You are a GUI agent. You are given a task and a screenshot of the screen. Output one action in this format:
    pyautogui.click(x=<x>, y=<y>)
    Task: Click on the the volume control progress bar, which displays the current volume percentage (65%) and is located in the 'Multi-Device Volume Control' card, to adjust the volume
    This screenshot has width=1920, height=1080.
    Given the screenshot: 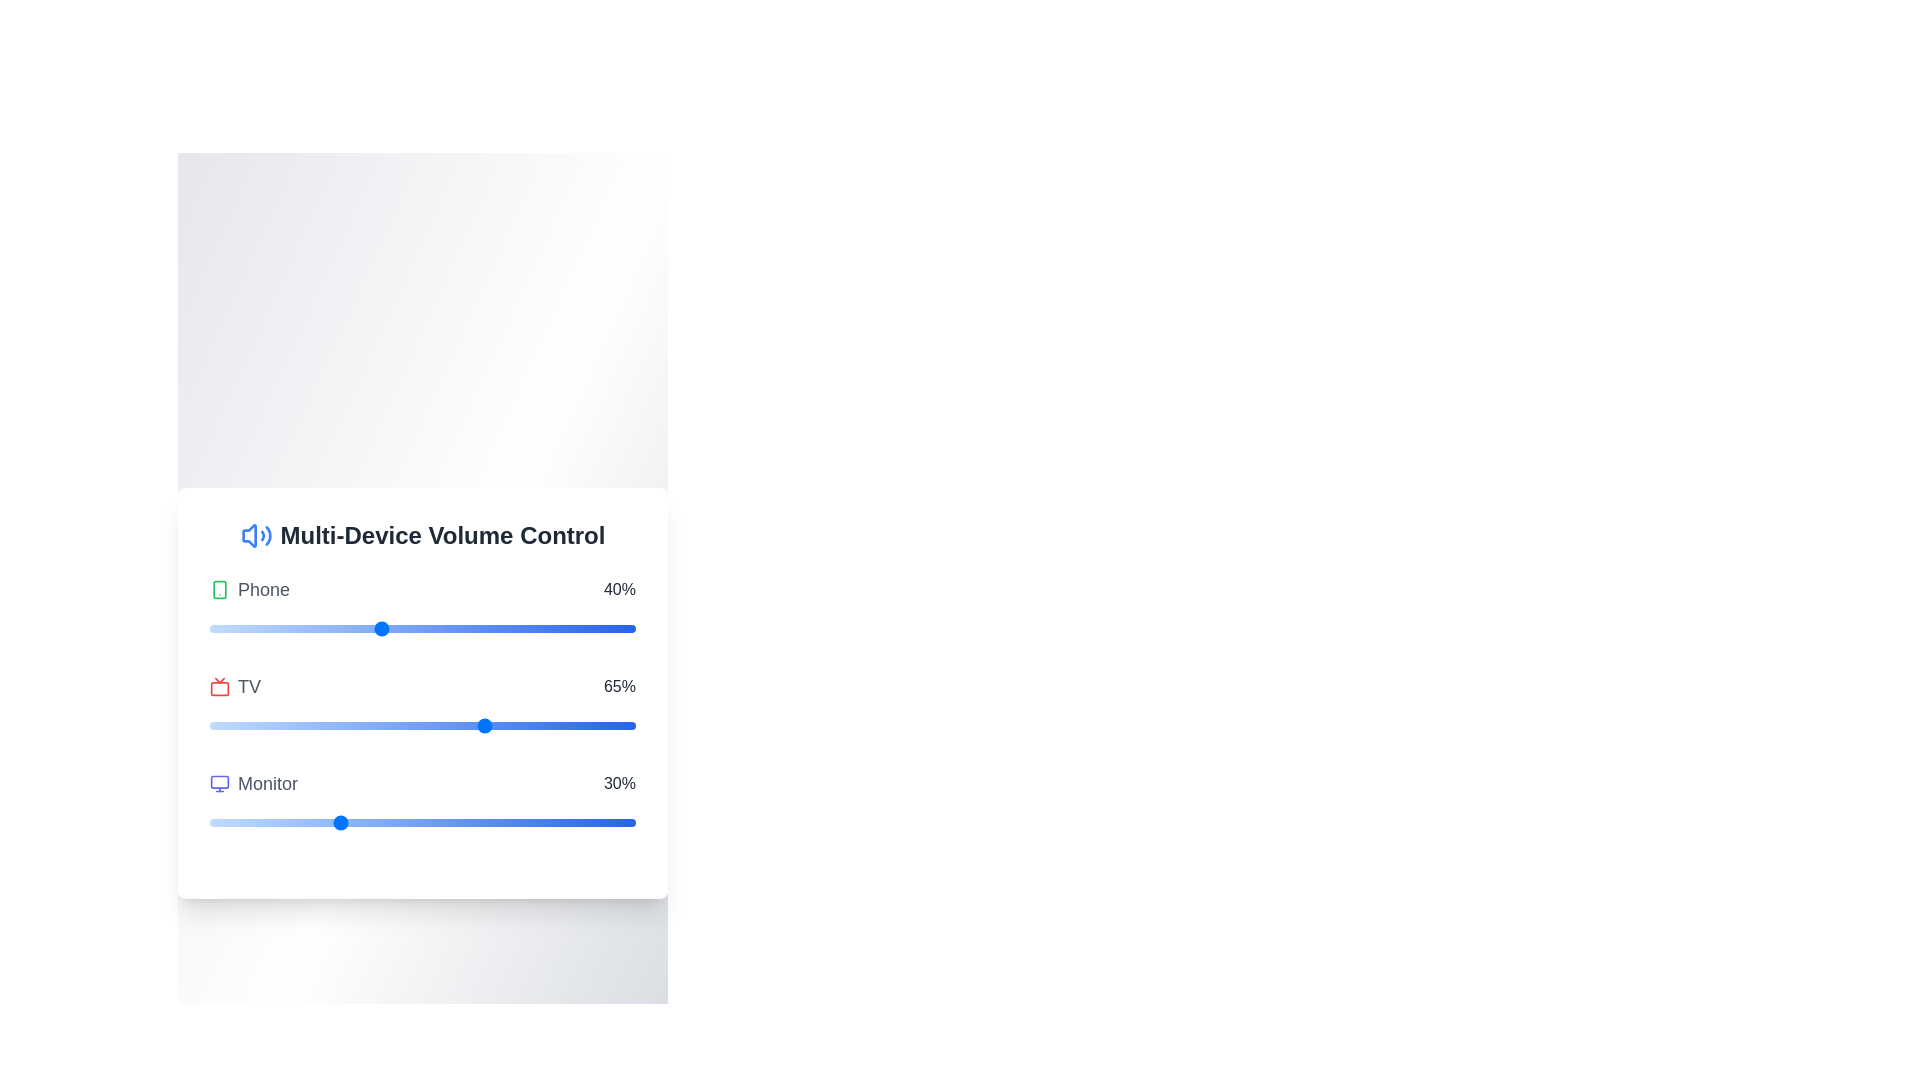 What is the action you would take?
    pyautogui.click(x=421, y=704)
    